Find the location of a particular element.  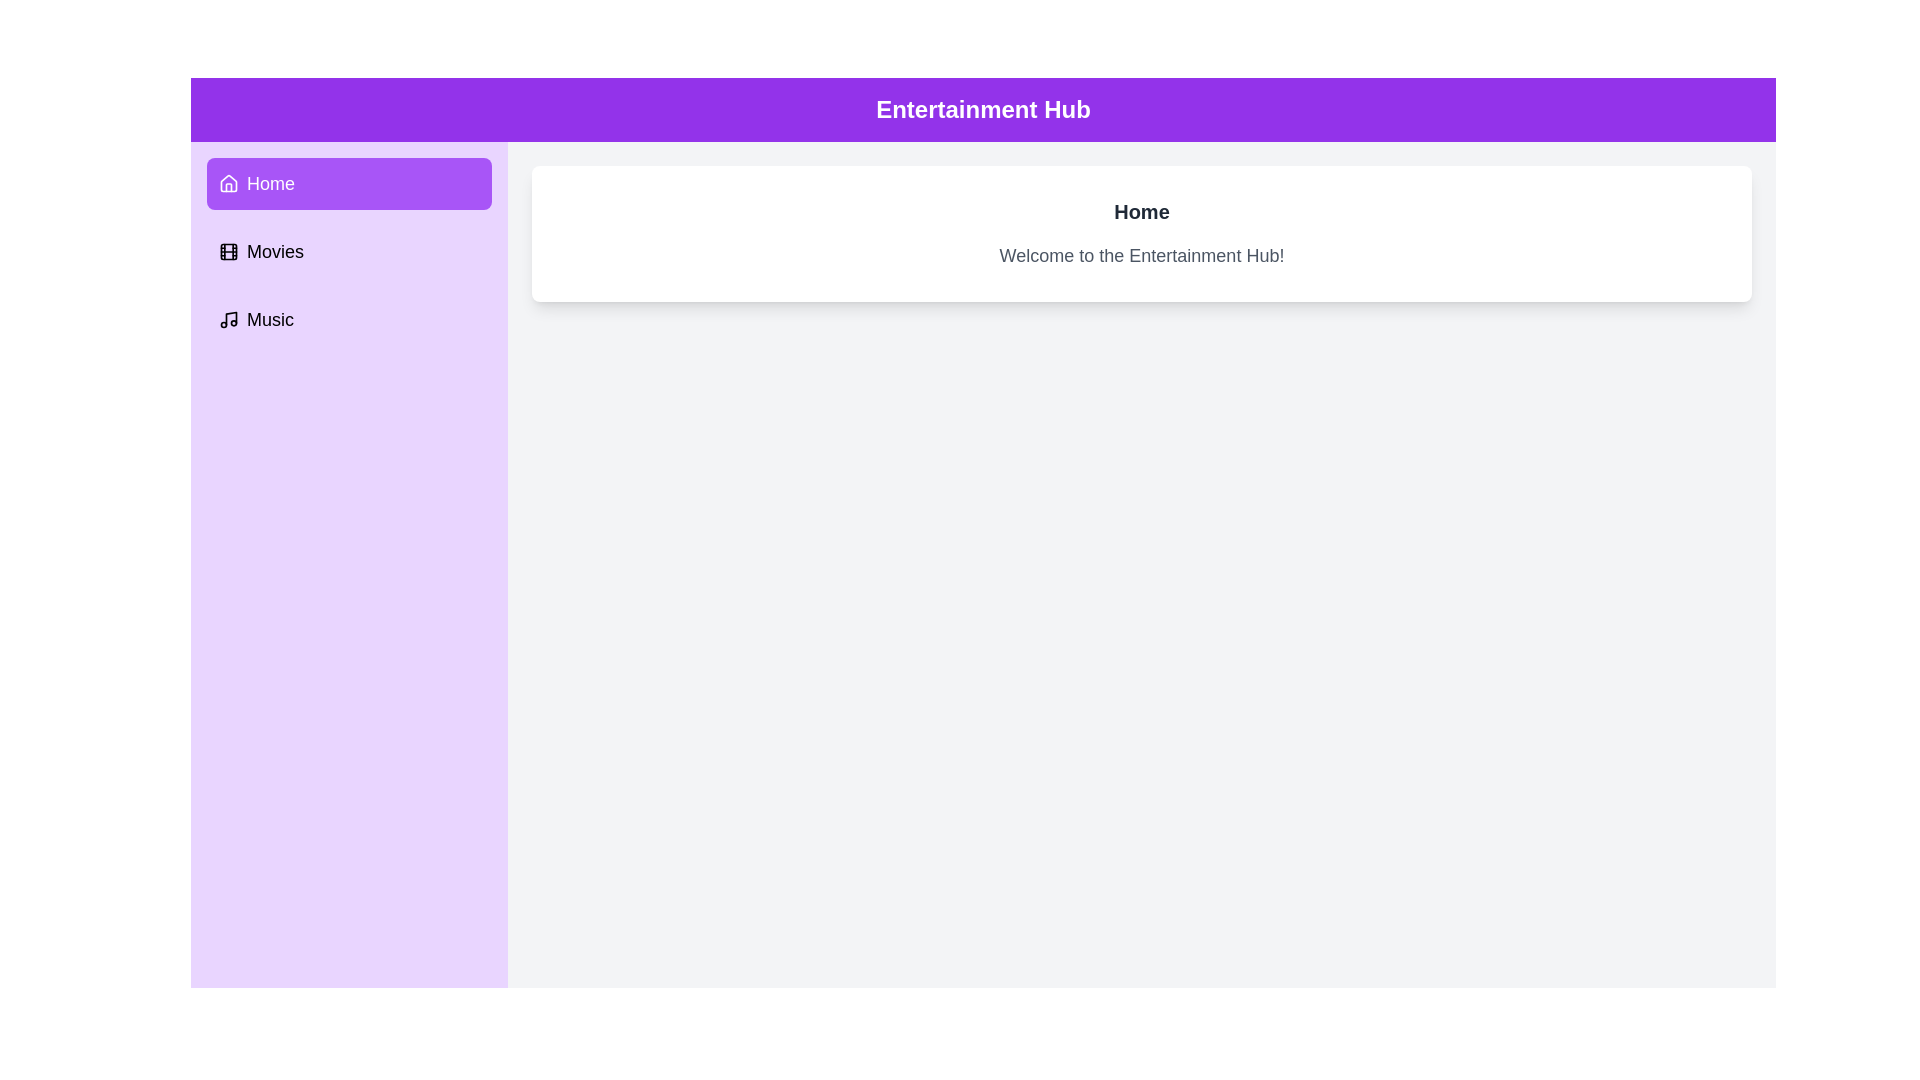

the Home tab to switch to its content is located at coordinates (349, 184).